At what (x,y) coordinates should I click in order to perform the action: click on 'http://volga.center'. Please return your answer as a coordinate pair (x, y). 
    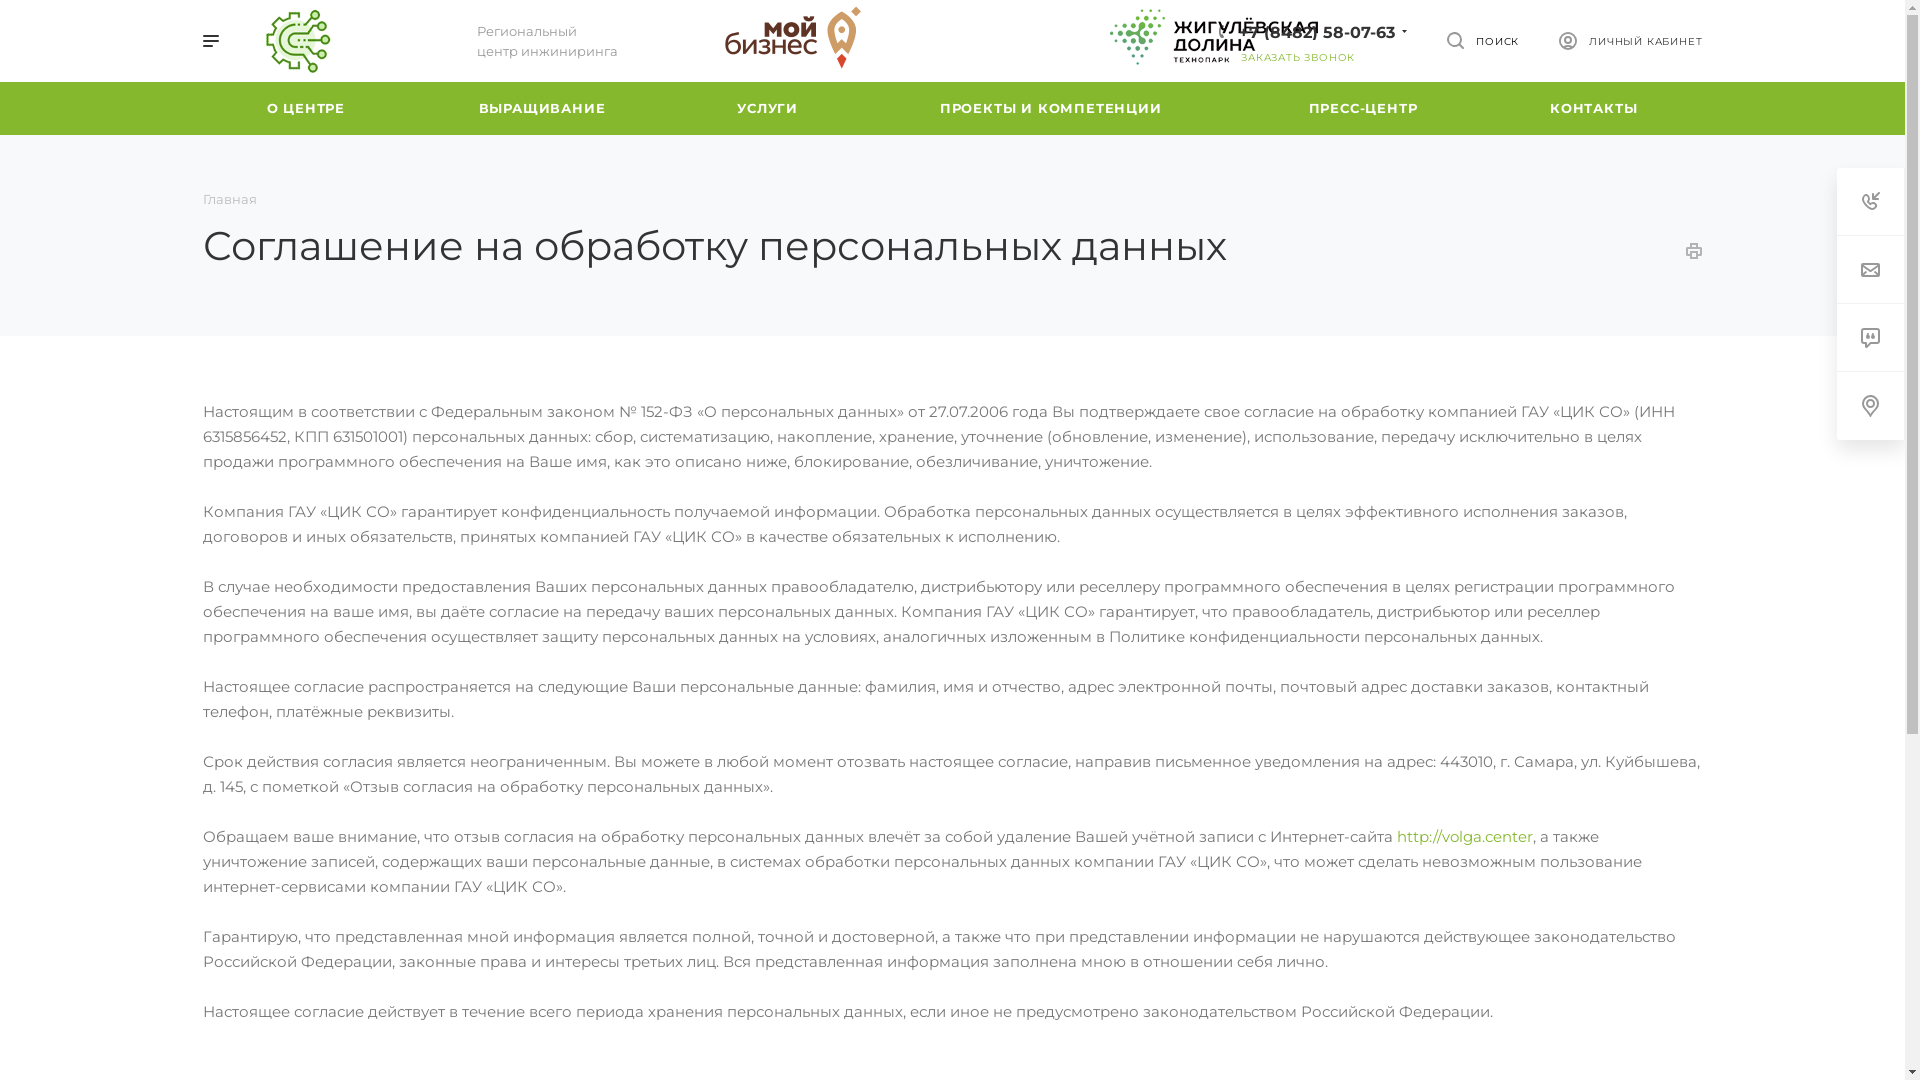
    Looking at the image, I should click on (1464, 836).